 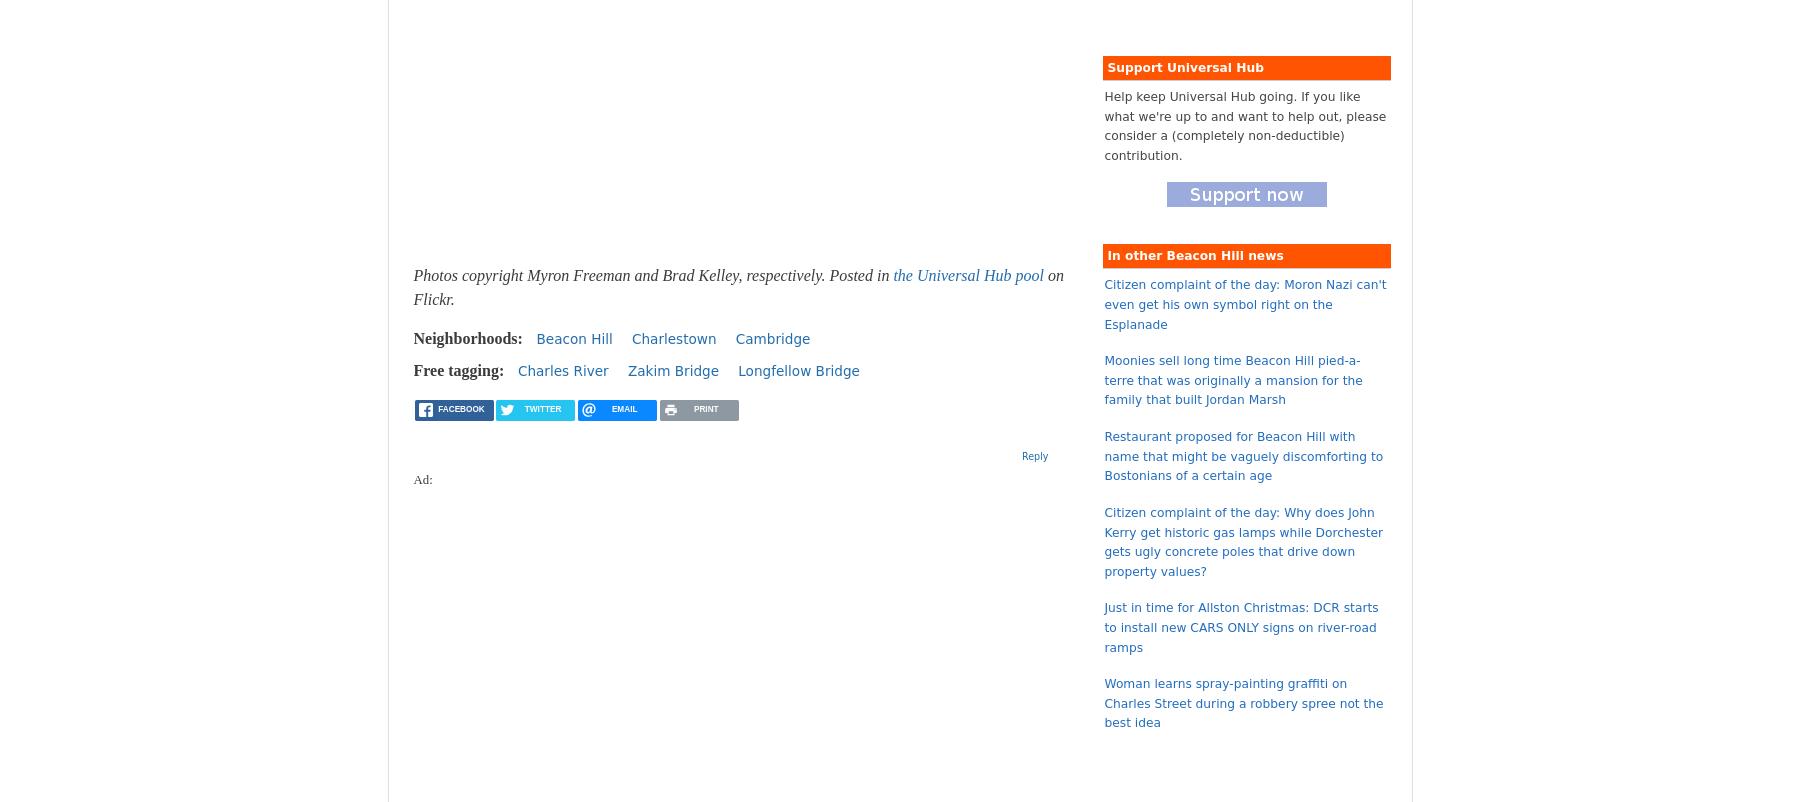 What do you see at coordinates (1243, 702) in the screenshot?
I see `'Woman learns spray-painting graffiti on Charles Street during a robbery spree not the best idea'` at bounding box center [1243, 702].